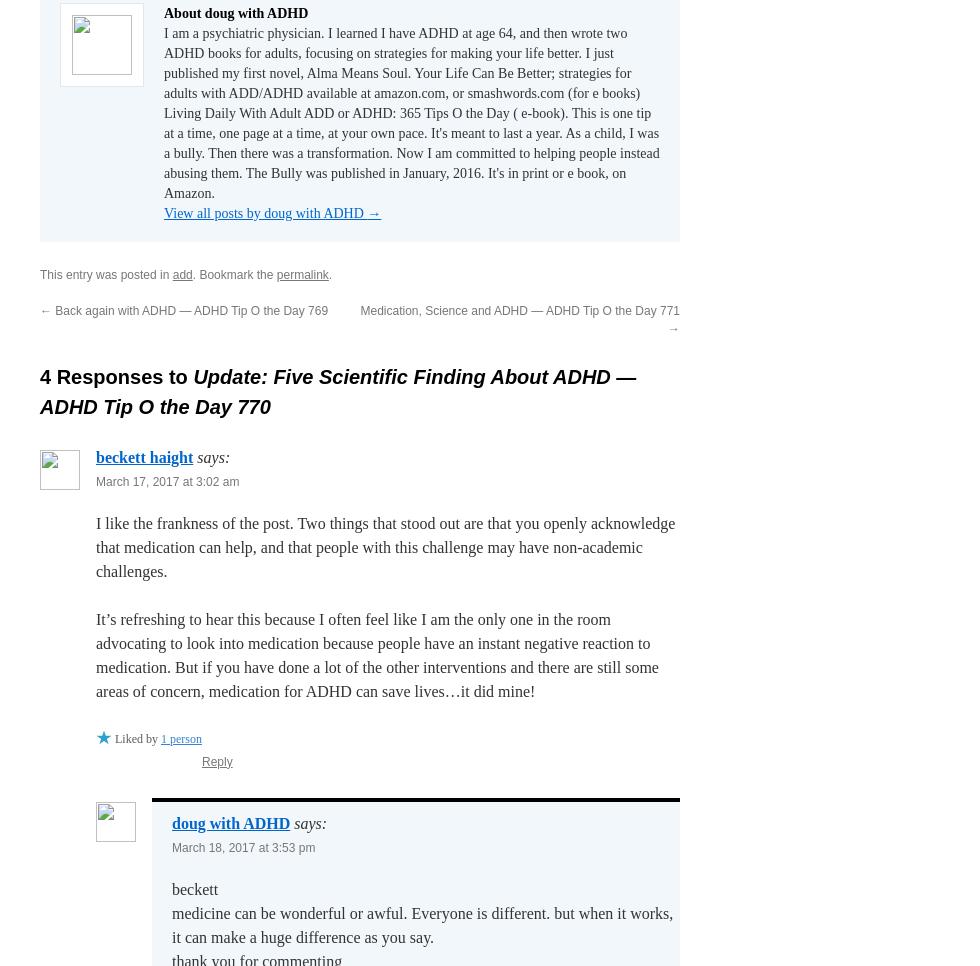  Describe the element at coordinates (302, 273) in the screenshot. I see `'permalink'` at that location.